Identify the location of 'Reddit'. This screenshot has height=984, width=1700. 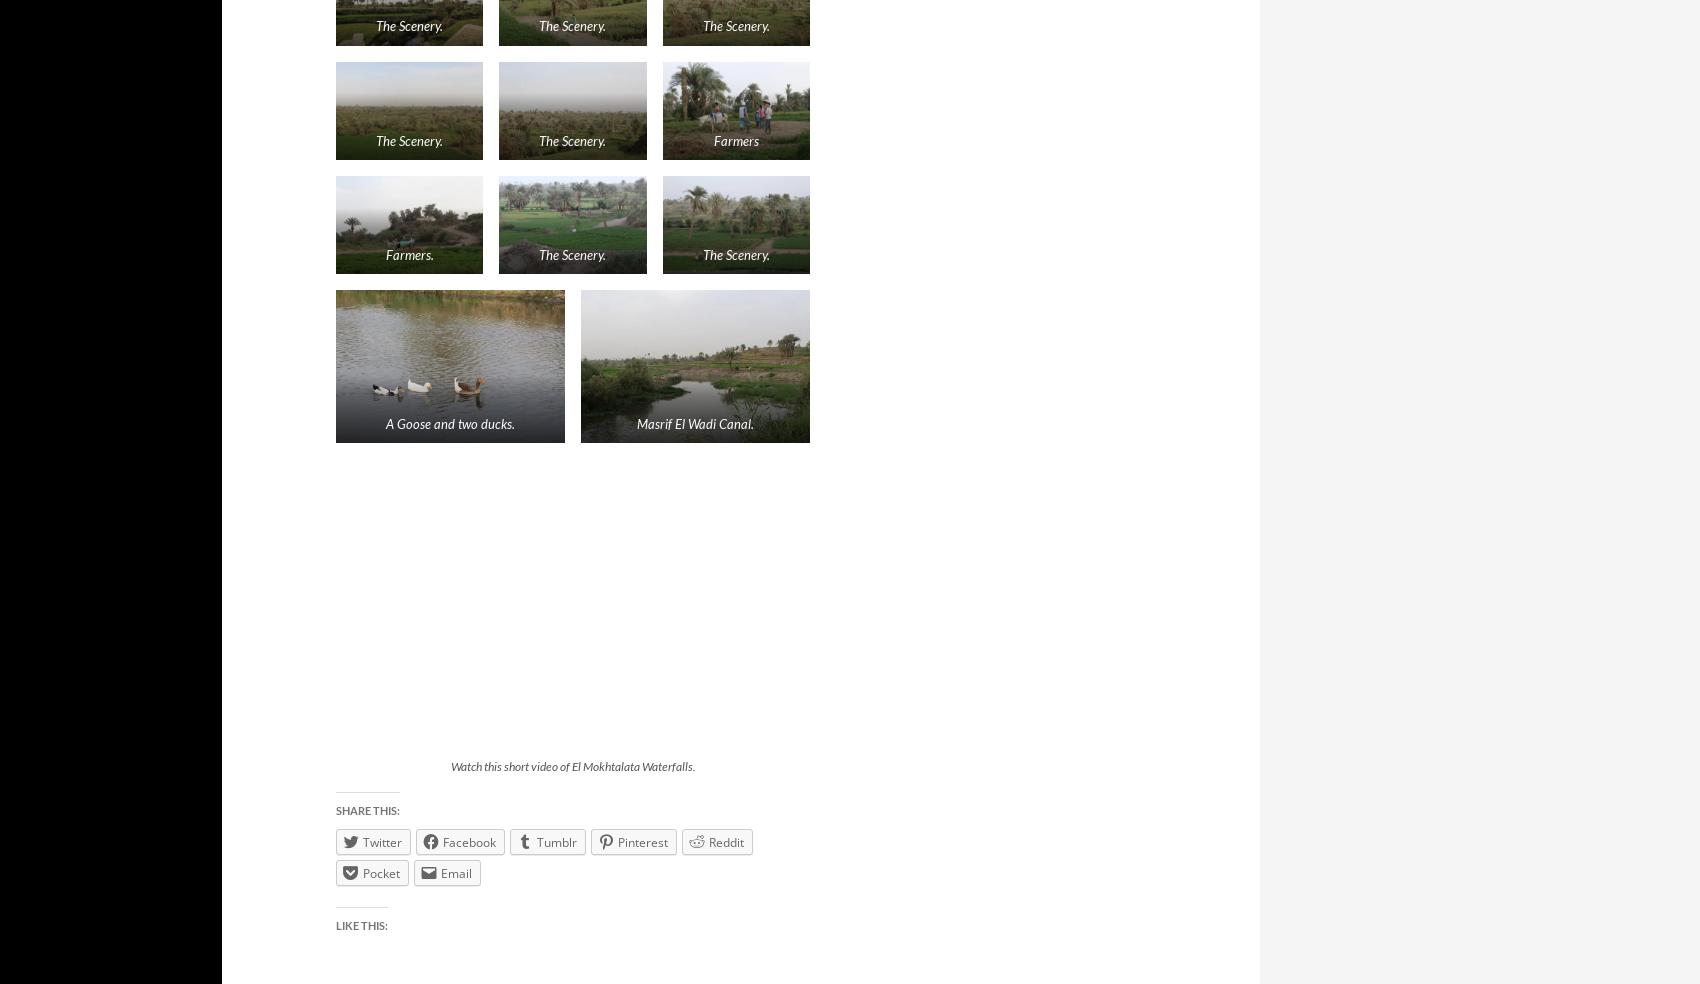
(709, 840).